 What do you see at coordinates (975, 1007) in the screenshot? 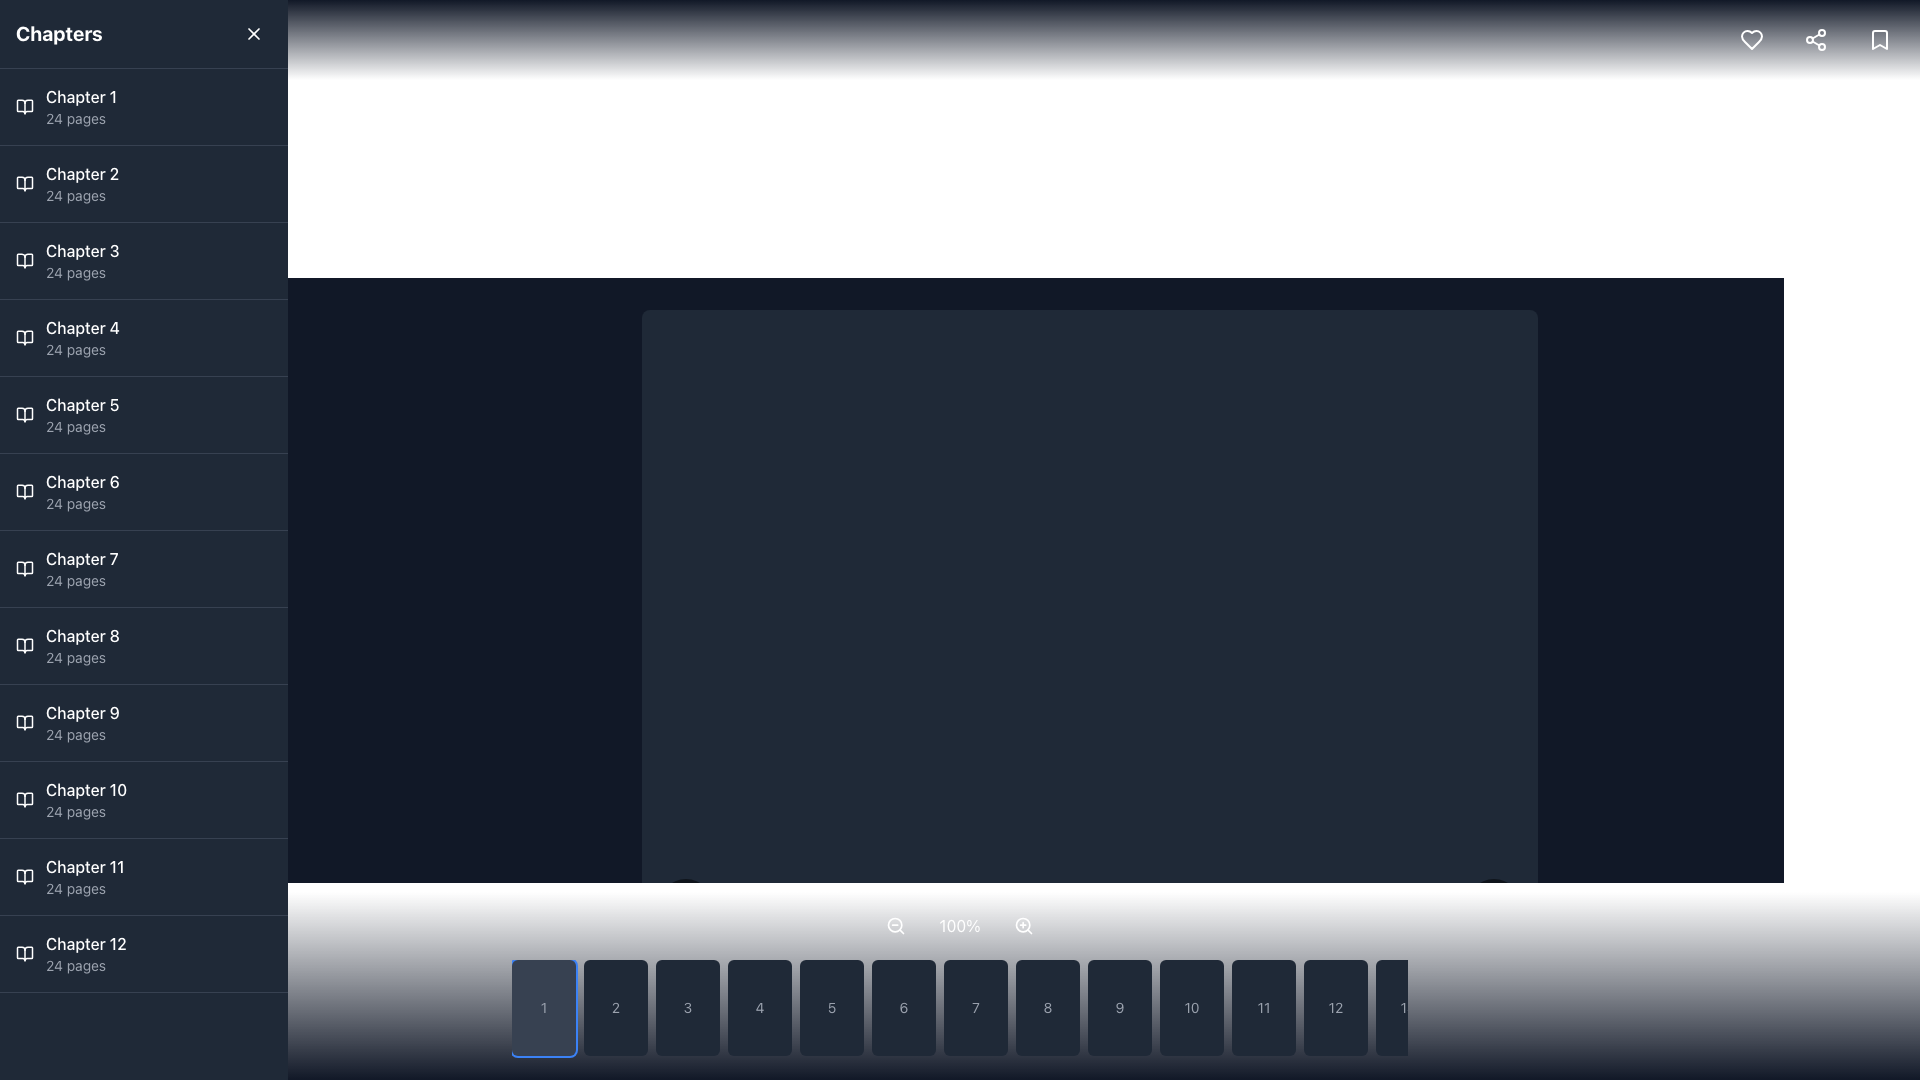
I see `the button labeled '7' with a dark gray background for keyboard interaction` at bounding box center [975, 1007].